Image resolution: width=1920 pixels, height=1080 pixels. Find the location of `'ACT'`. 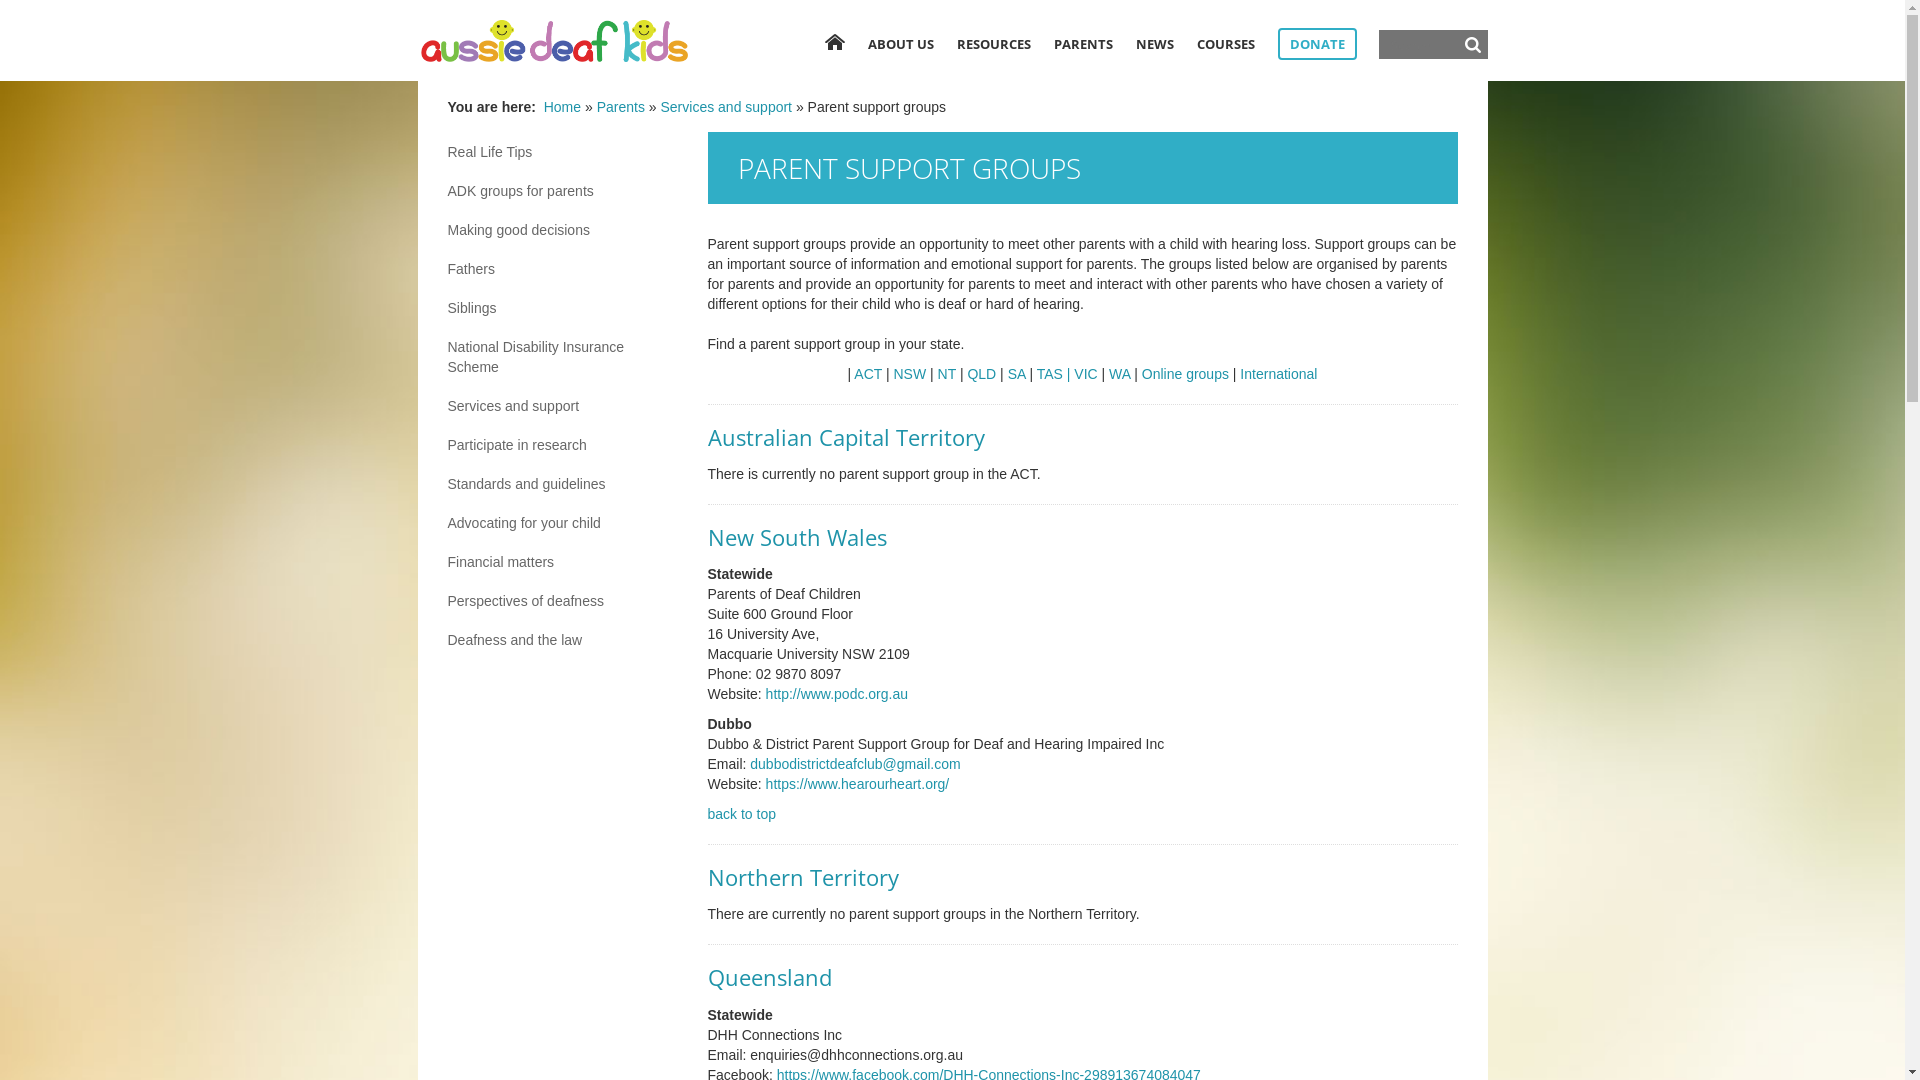

'ACT' is located at coordinates (868, 374).